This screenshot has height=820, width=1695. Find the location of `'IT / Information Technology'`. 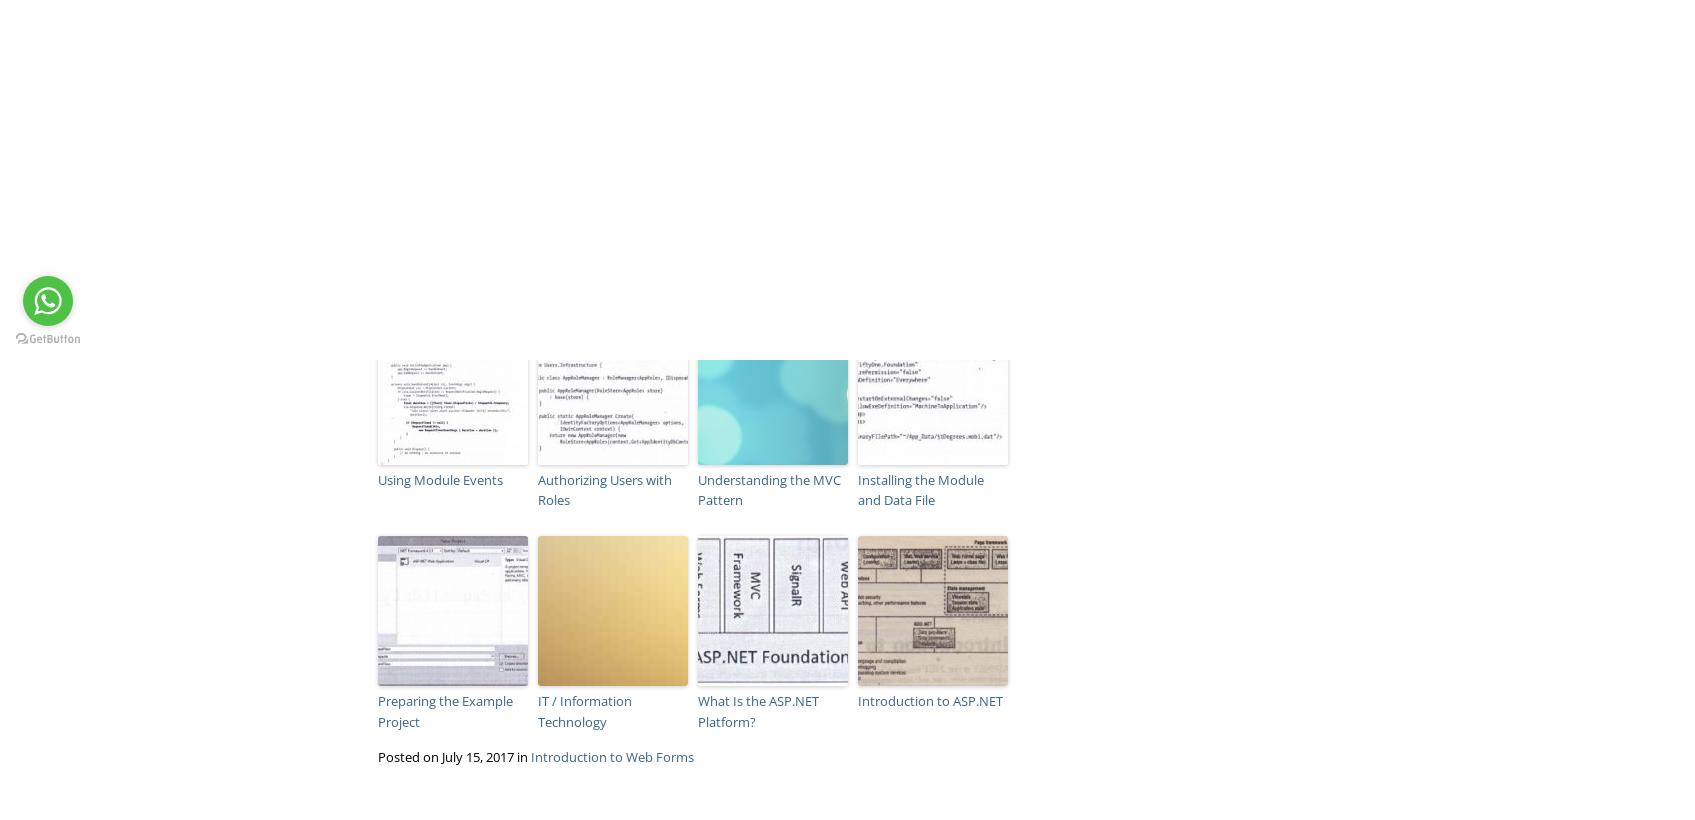

'IT / Information Technology' is located at coordinates (536, 711).